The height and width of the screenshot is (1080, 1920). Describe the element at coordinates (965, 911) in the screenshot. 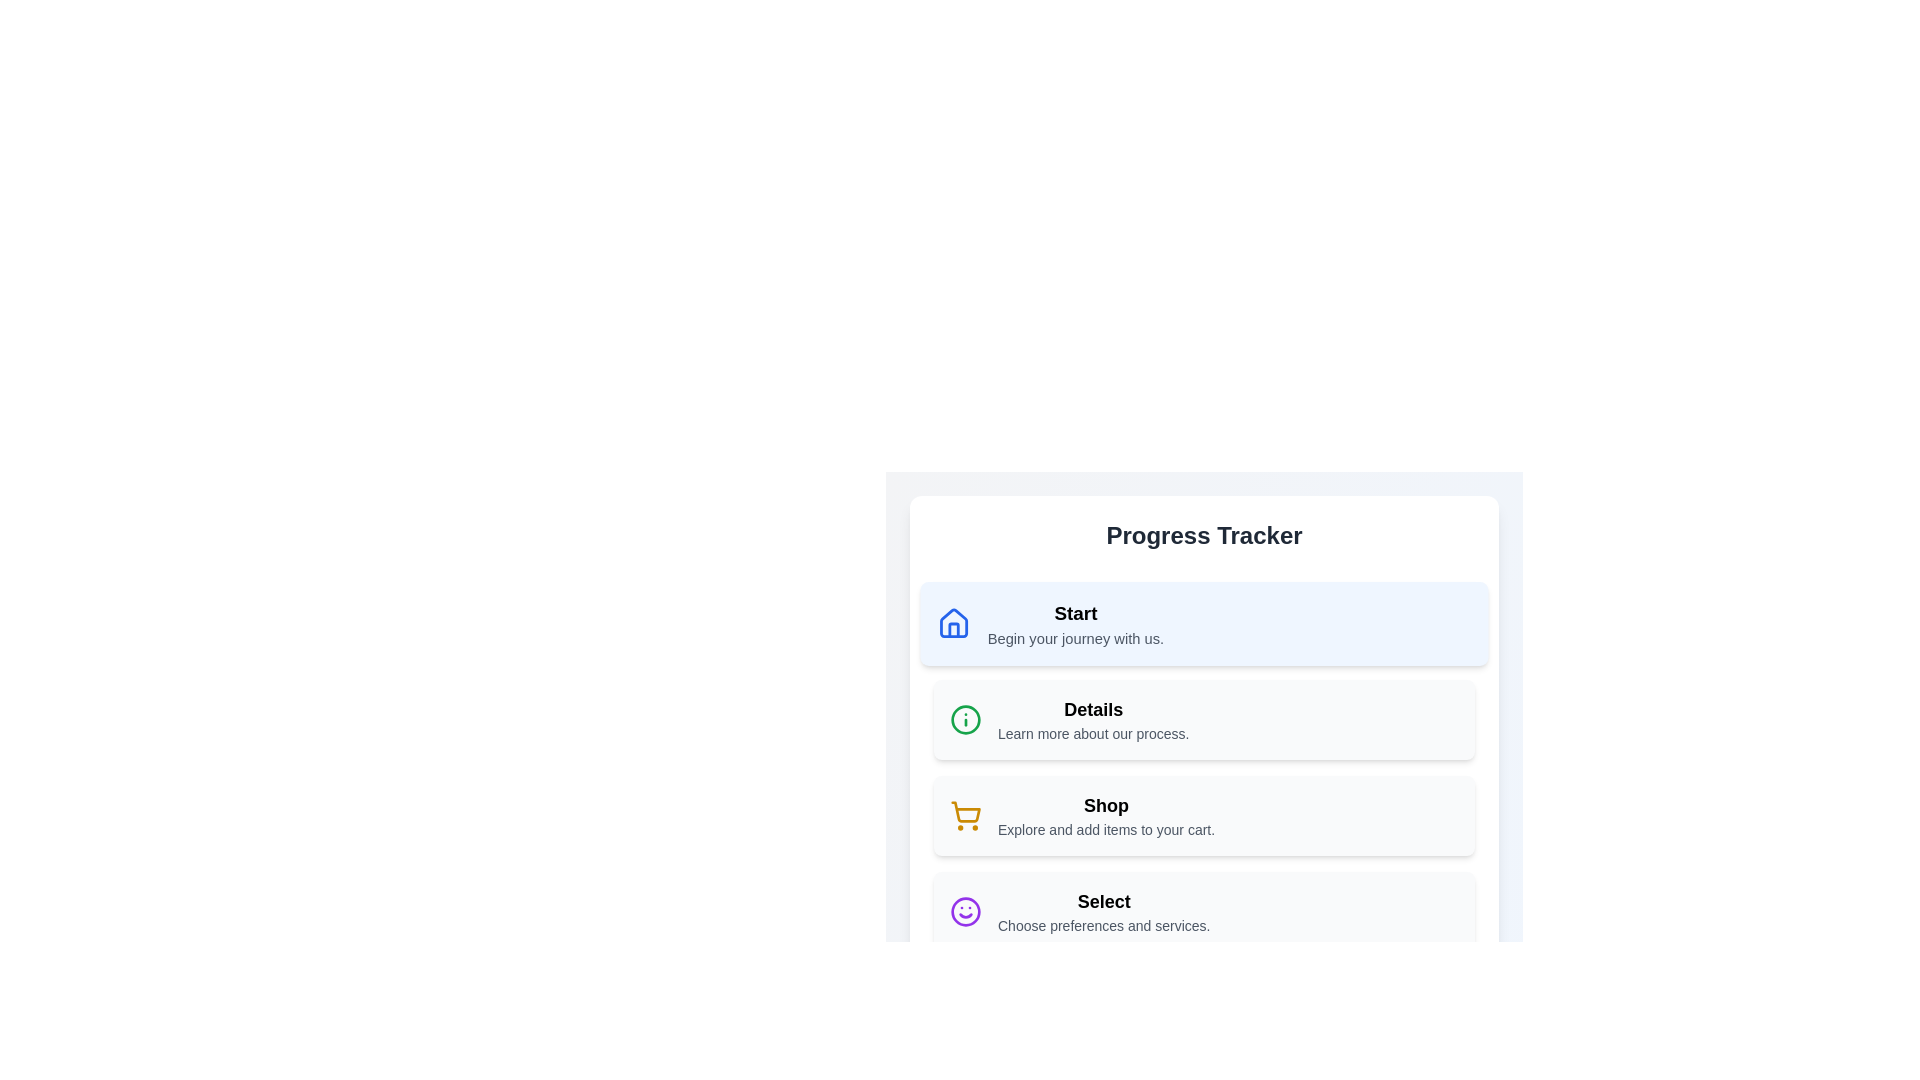

I see `the smiling face icon with a purple circular outline, located in the 'Select' section, adjacent to the 'Select' text and above the description. This icon serves as a visual cue` at that location.